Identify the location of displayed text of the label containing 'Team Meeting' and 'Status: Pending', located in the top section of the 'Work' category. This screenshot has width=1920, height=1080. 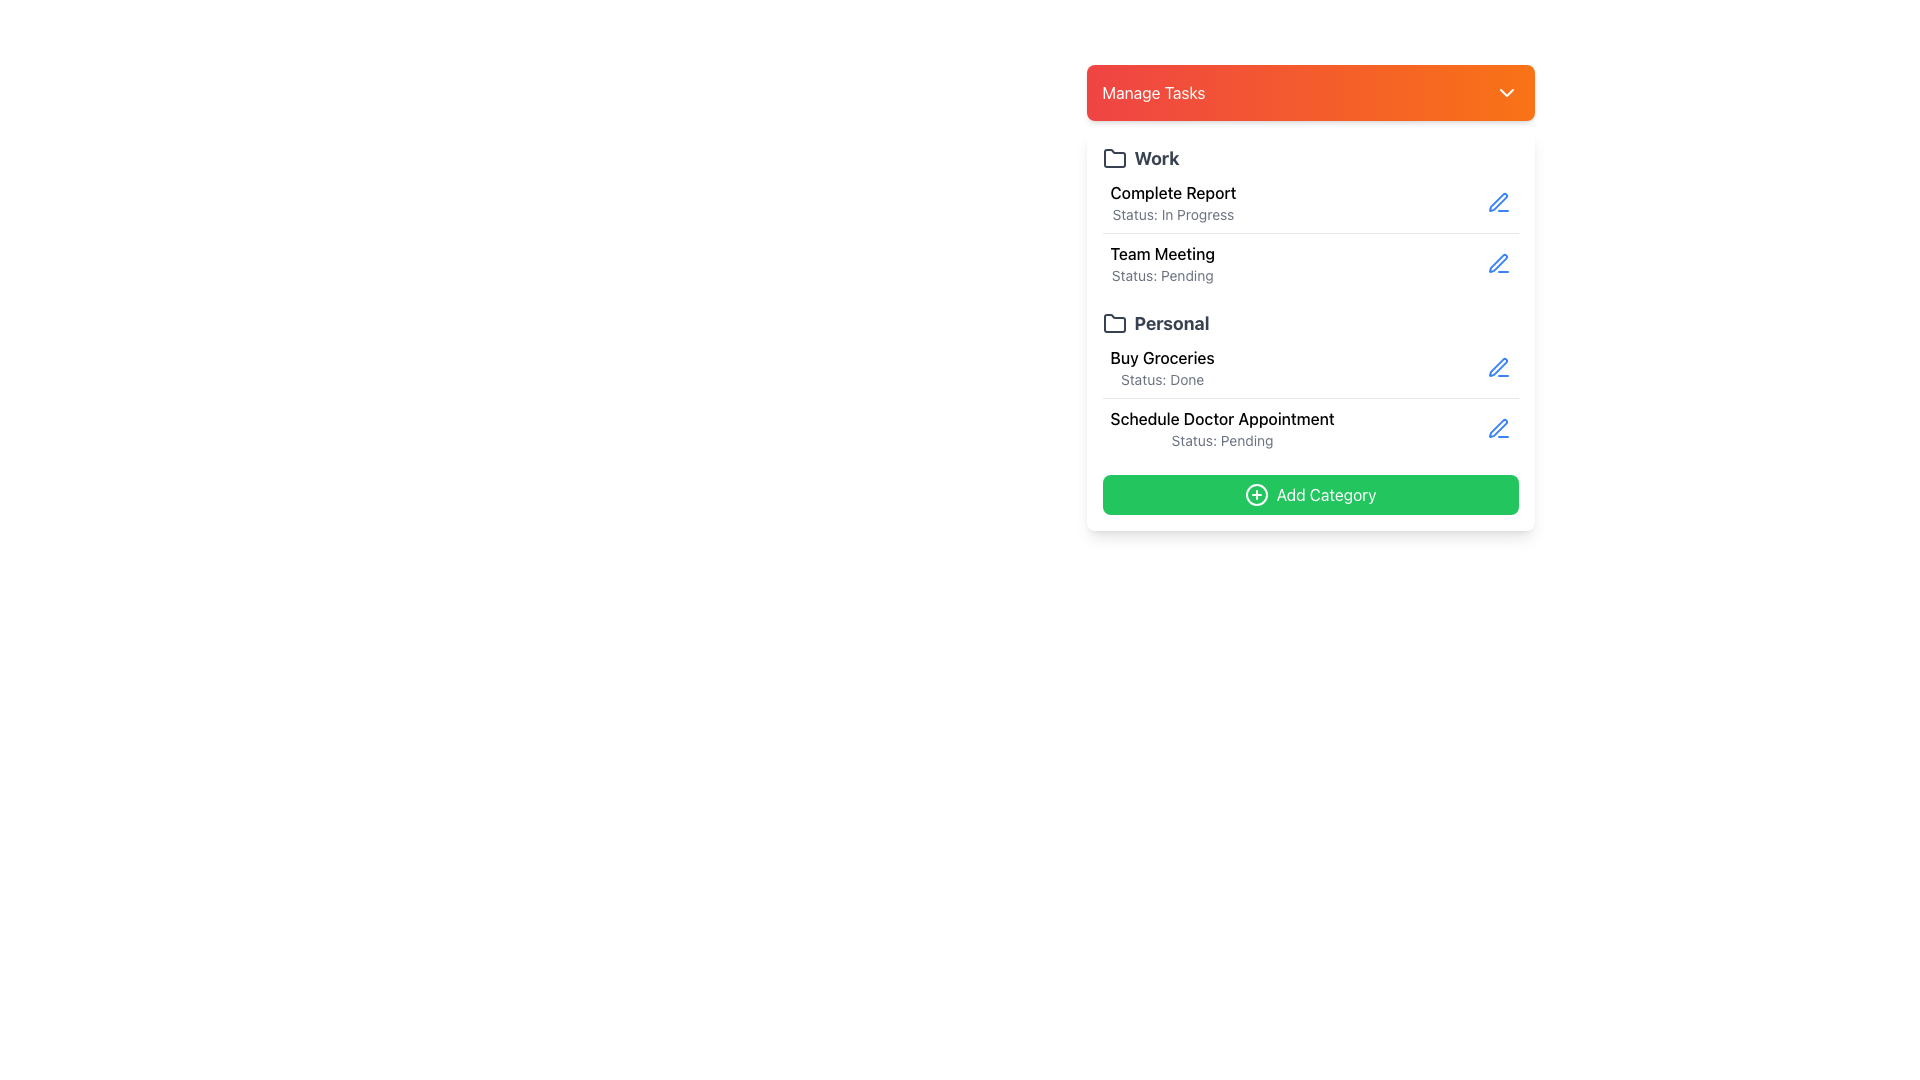
(1162, 262).